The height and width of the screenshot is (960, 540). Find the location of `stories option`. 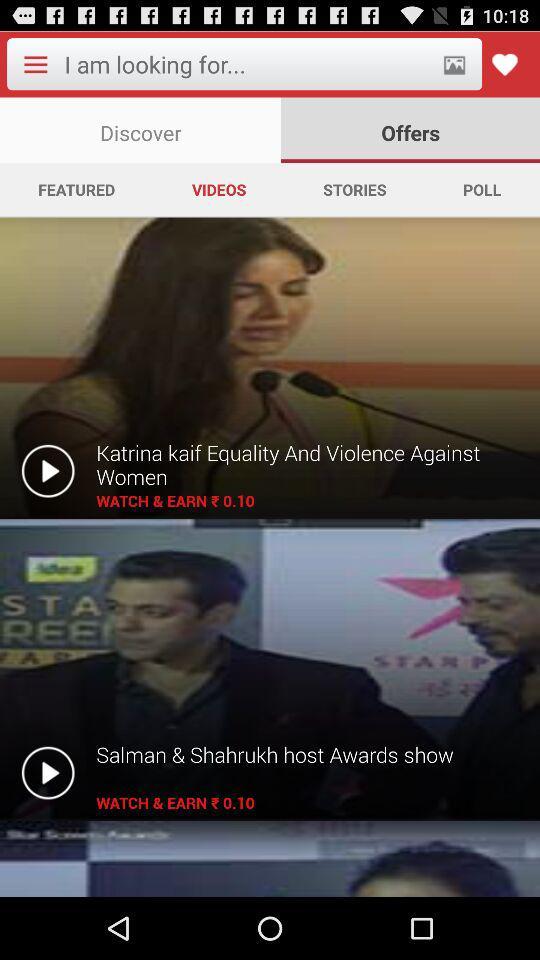

stories option is located at coordinates (353, 189).